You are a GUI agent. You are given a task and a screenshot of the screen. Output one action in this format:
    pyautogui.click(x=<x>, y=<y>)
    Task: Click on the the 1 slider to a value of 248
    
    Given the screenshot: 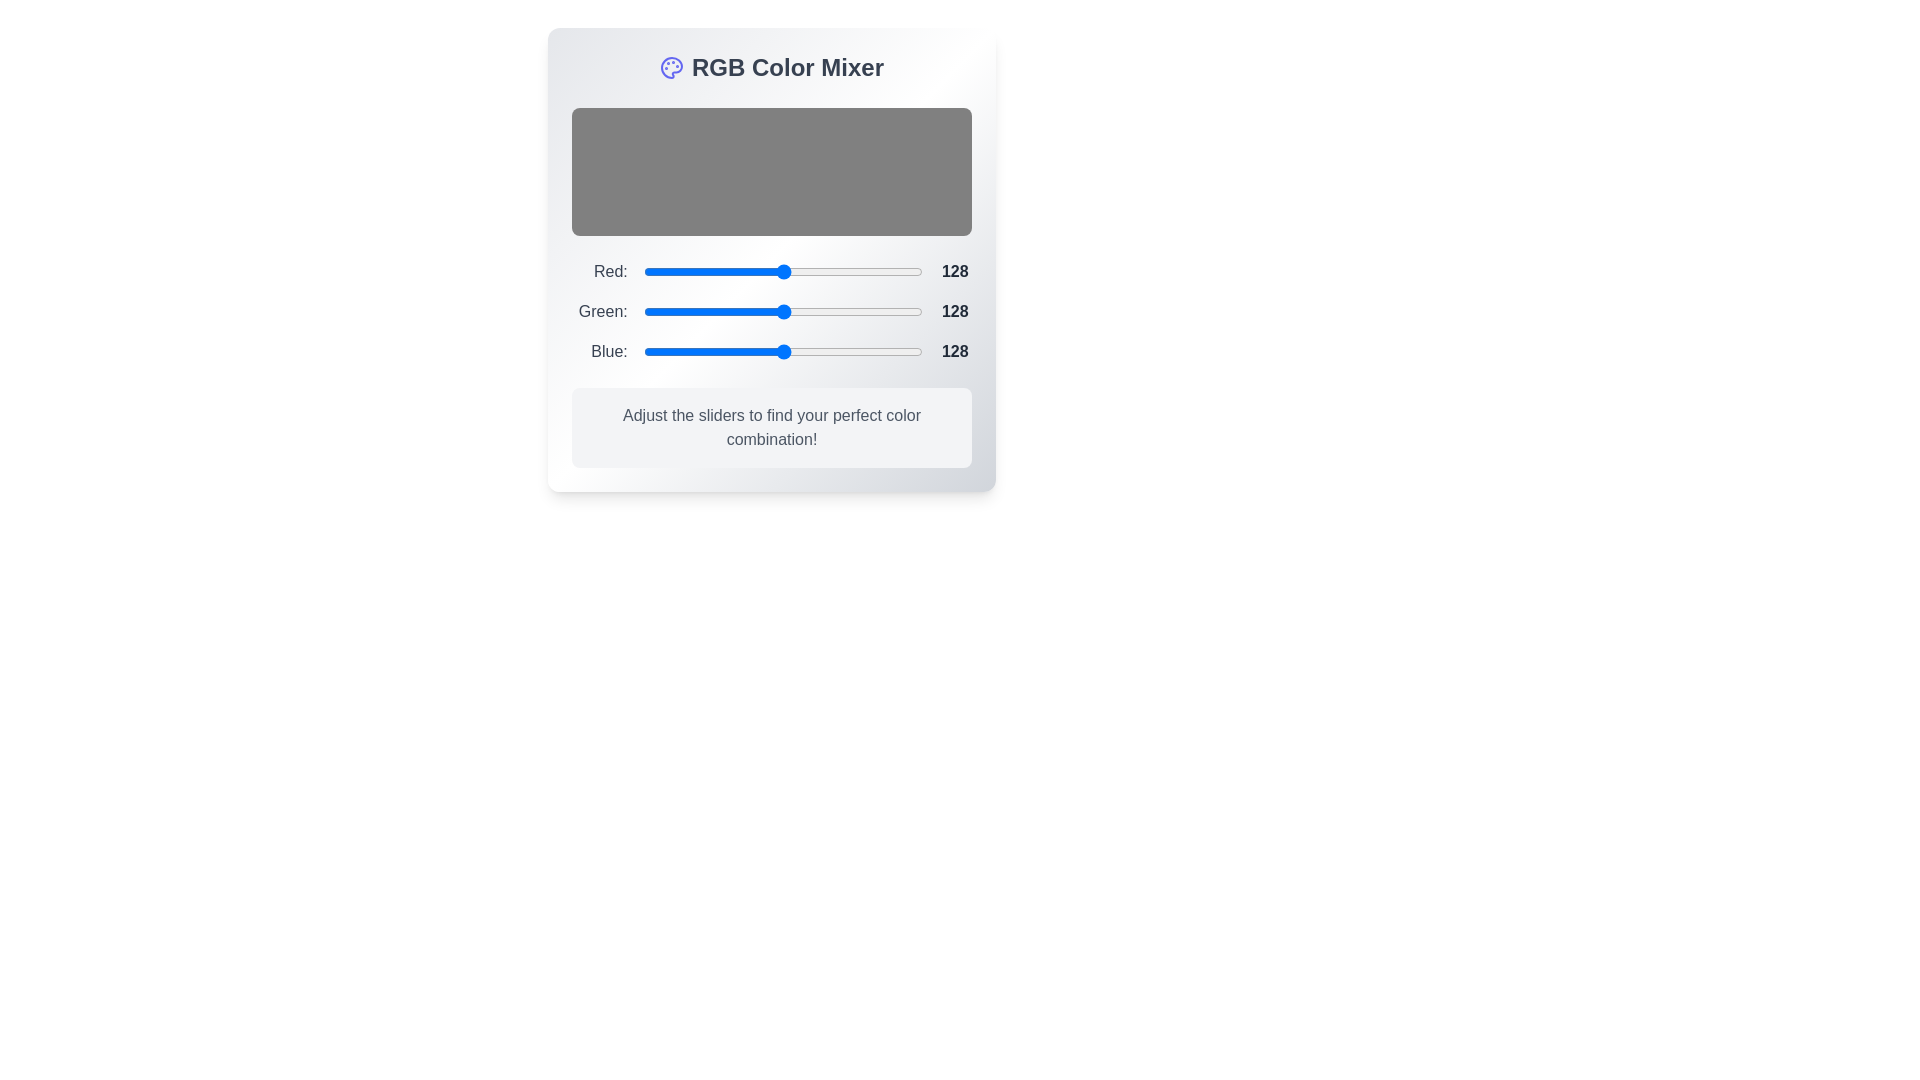 What is the action you would take?
    pyautogui.click(x=917, y=312)
    